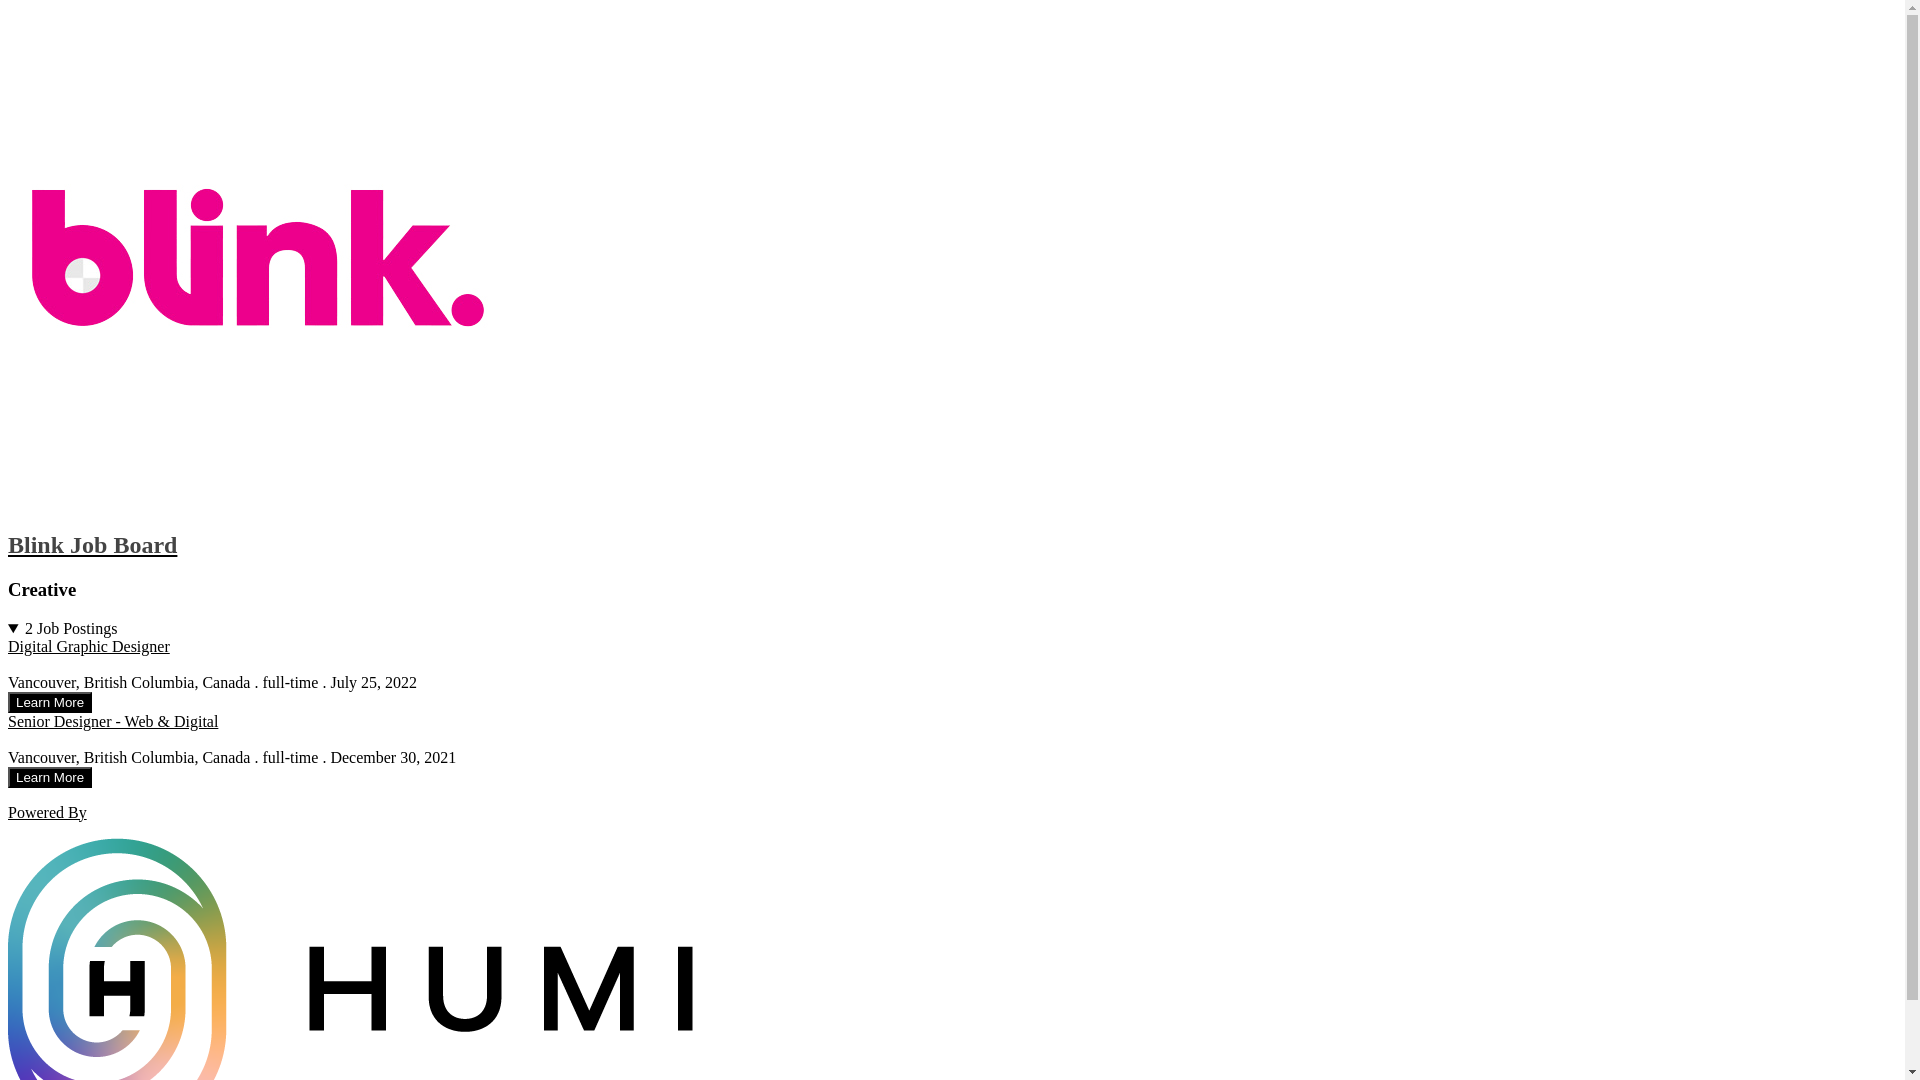  Describe the element at coordinates (49, 700) in the screenshot. I see `'Learn More'` at that location.